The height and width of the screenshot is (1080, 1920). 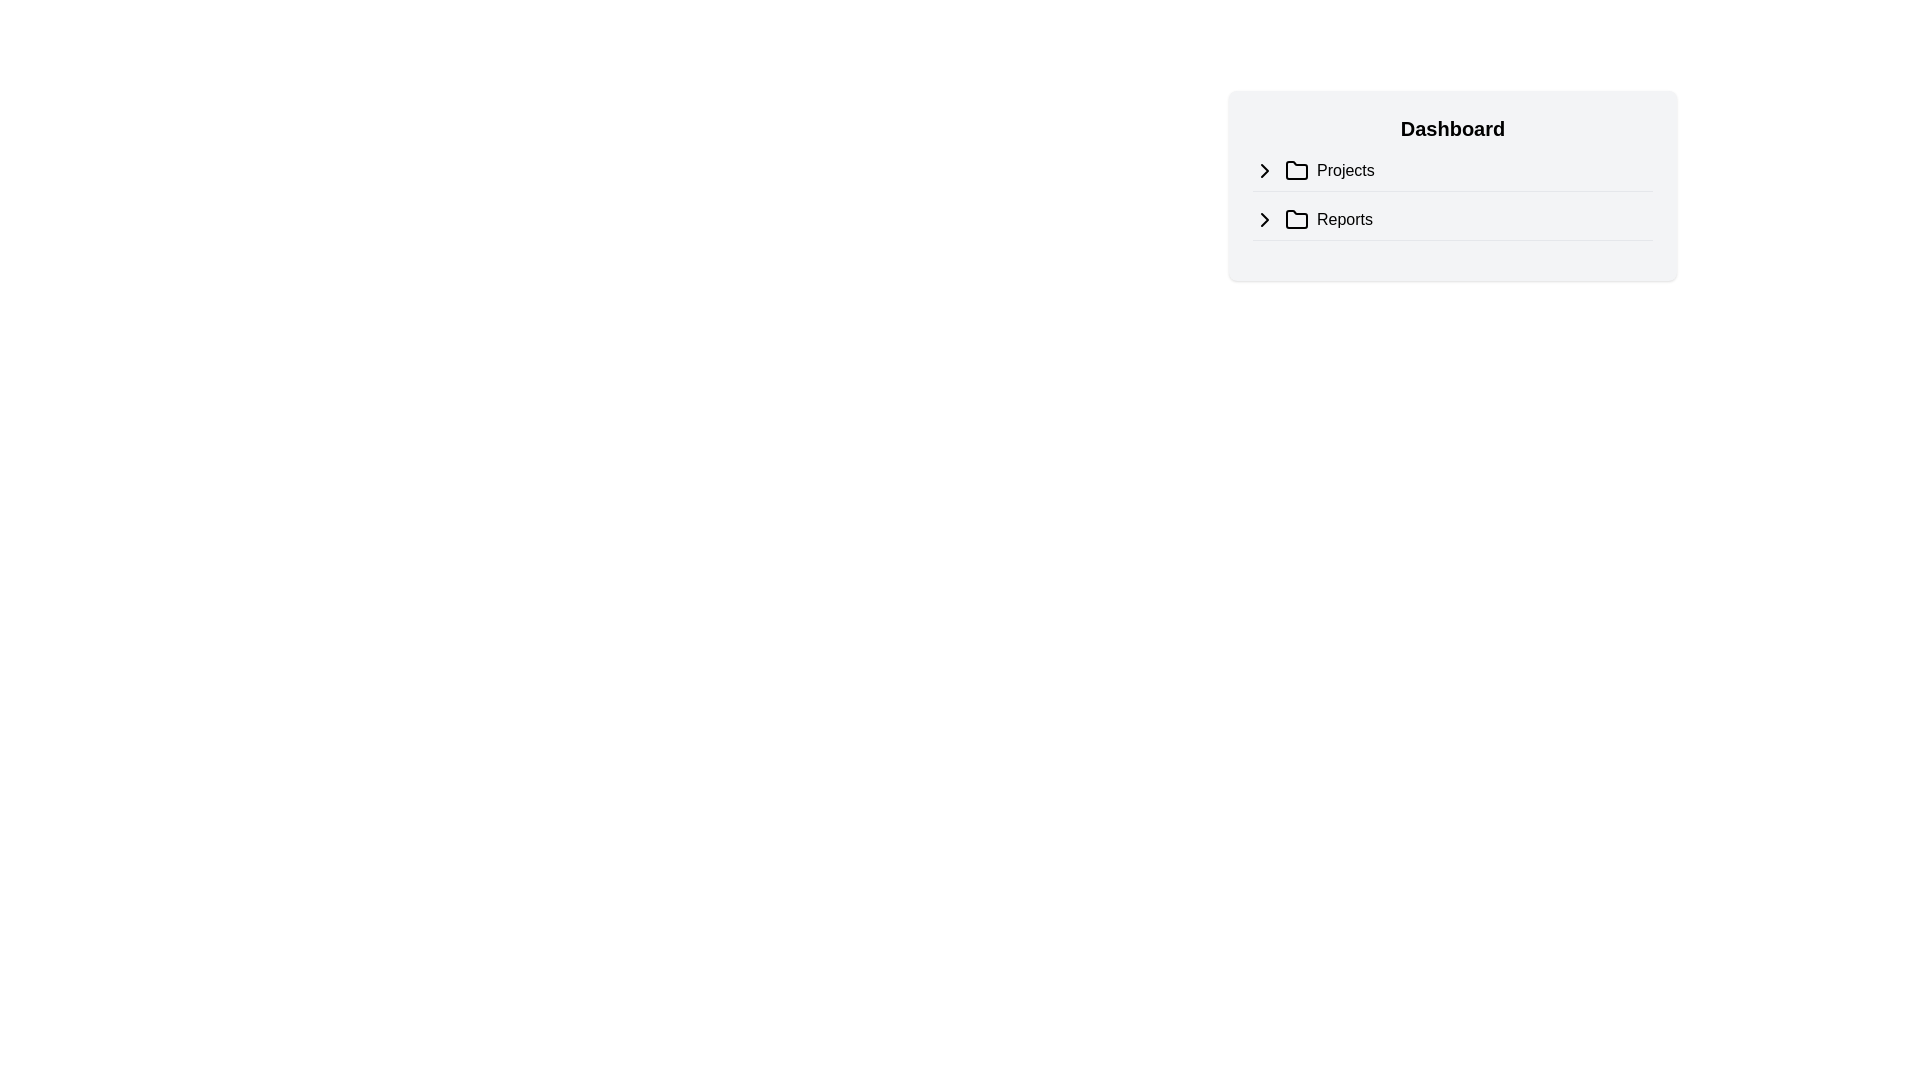 What do you see at coordinates (1453, 219) in the screenshot?
I see `the 'Reports' button in the Dashboard section` at bounding box center [1453, 219].